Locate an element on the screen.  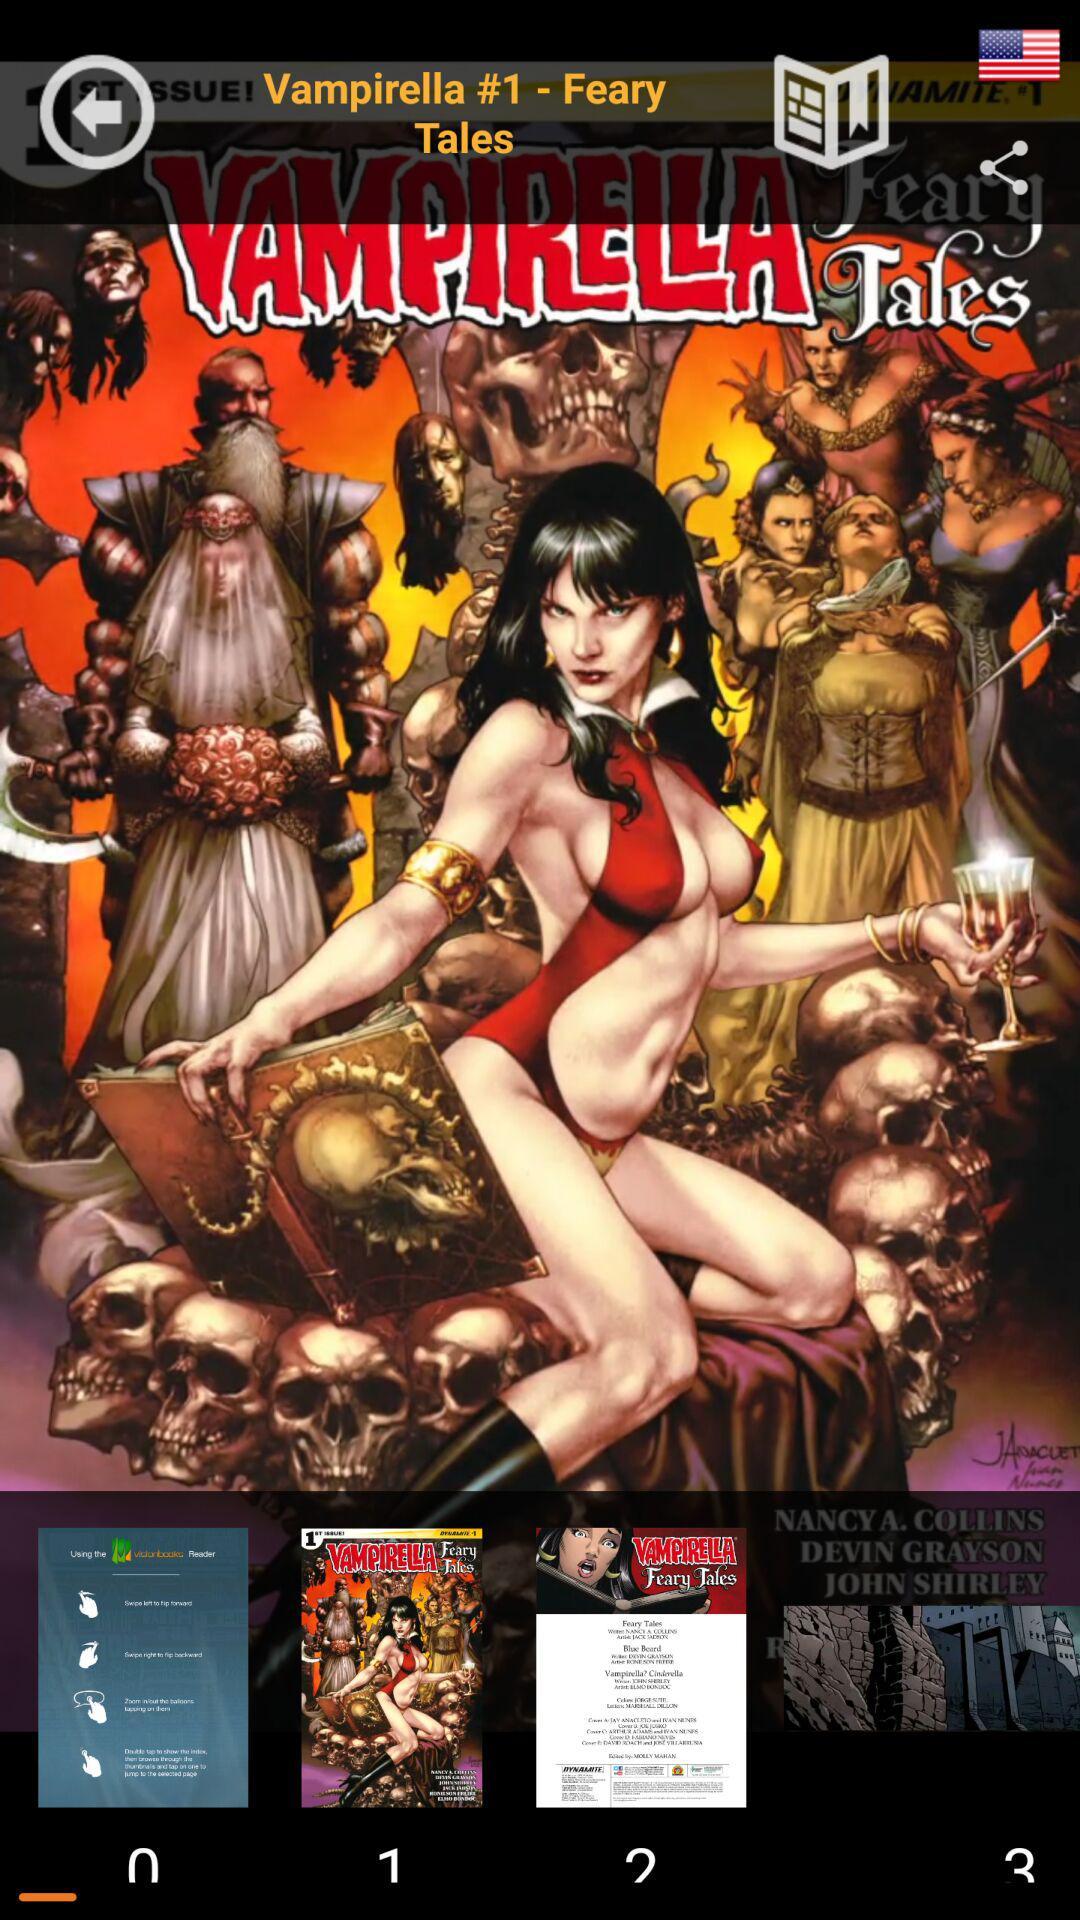
option 3 is located at coordinates (641, 1667).